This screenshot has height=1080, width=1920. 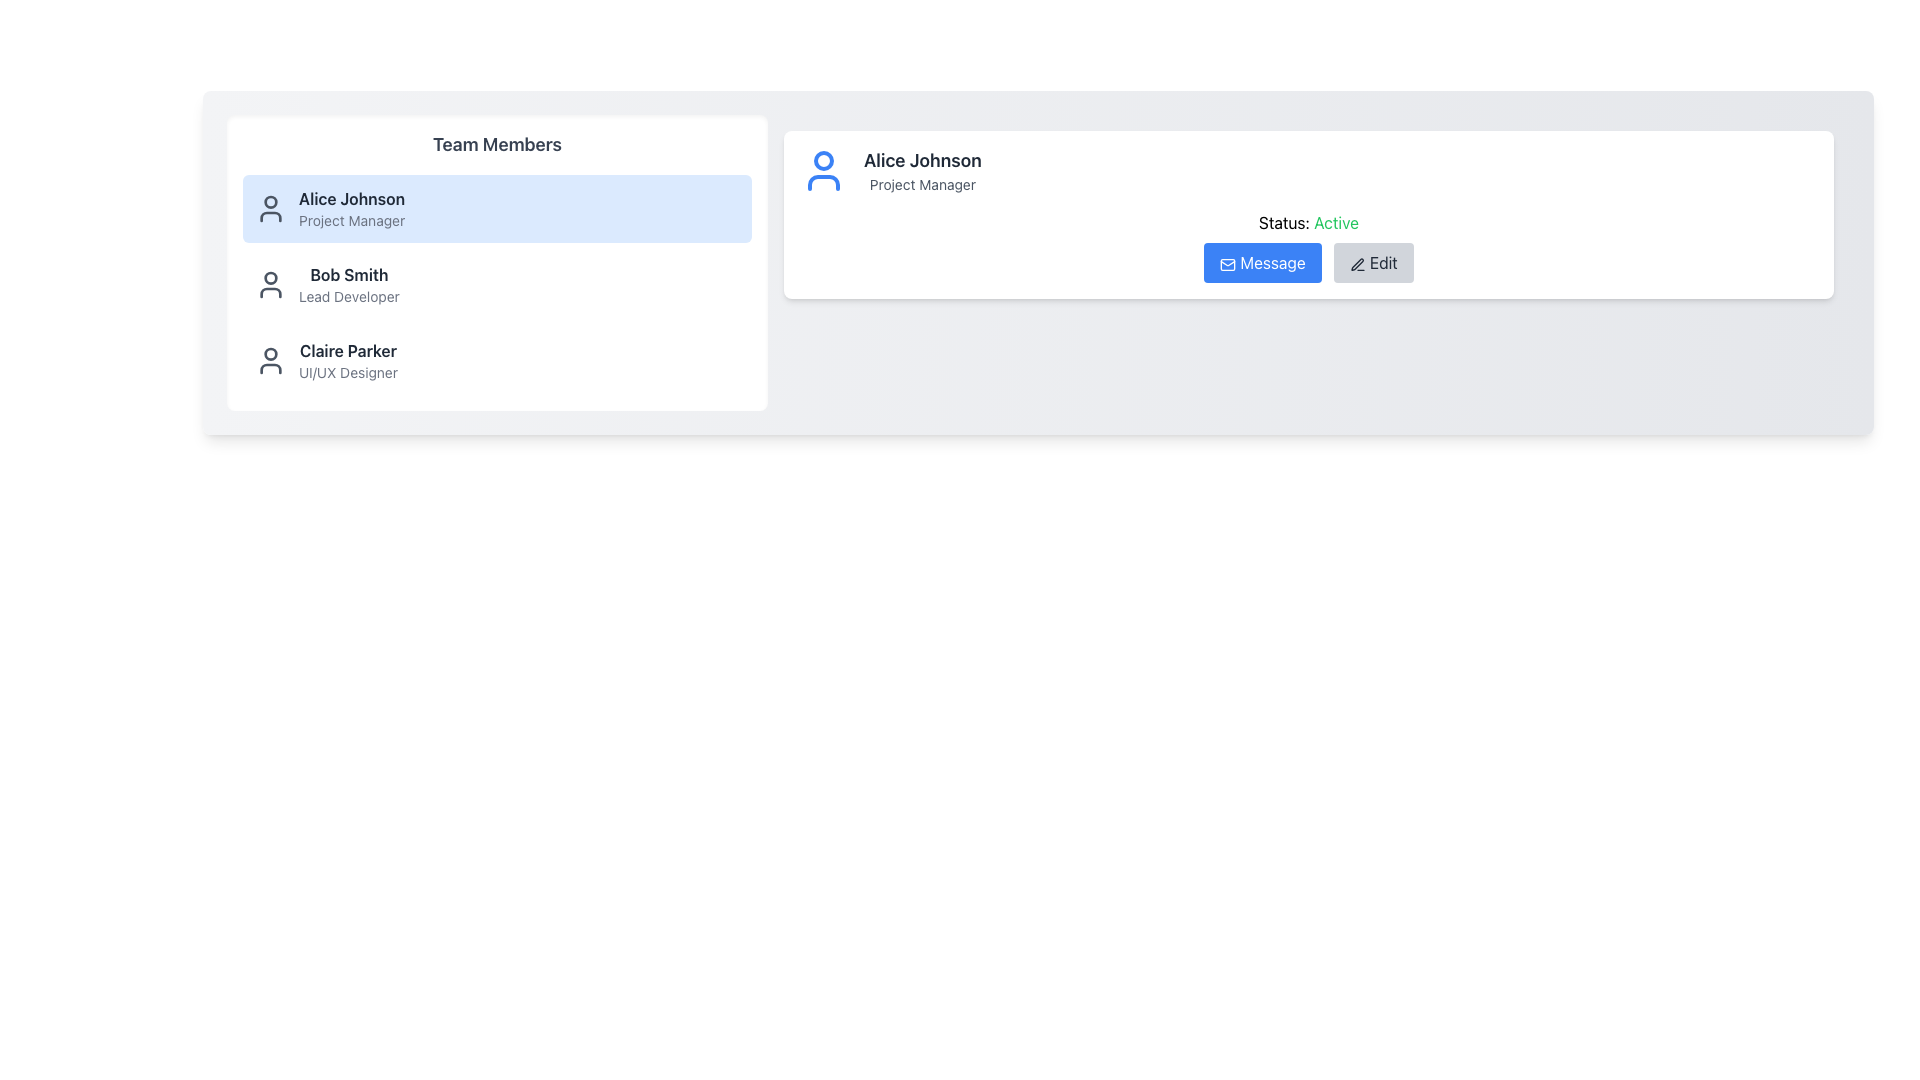 I want to click on the user profile icon for Claire Parker, which is a minimalistic dark gray design located on the left side of the entry displaying her details, so click(x=269, y=361).